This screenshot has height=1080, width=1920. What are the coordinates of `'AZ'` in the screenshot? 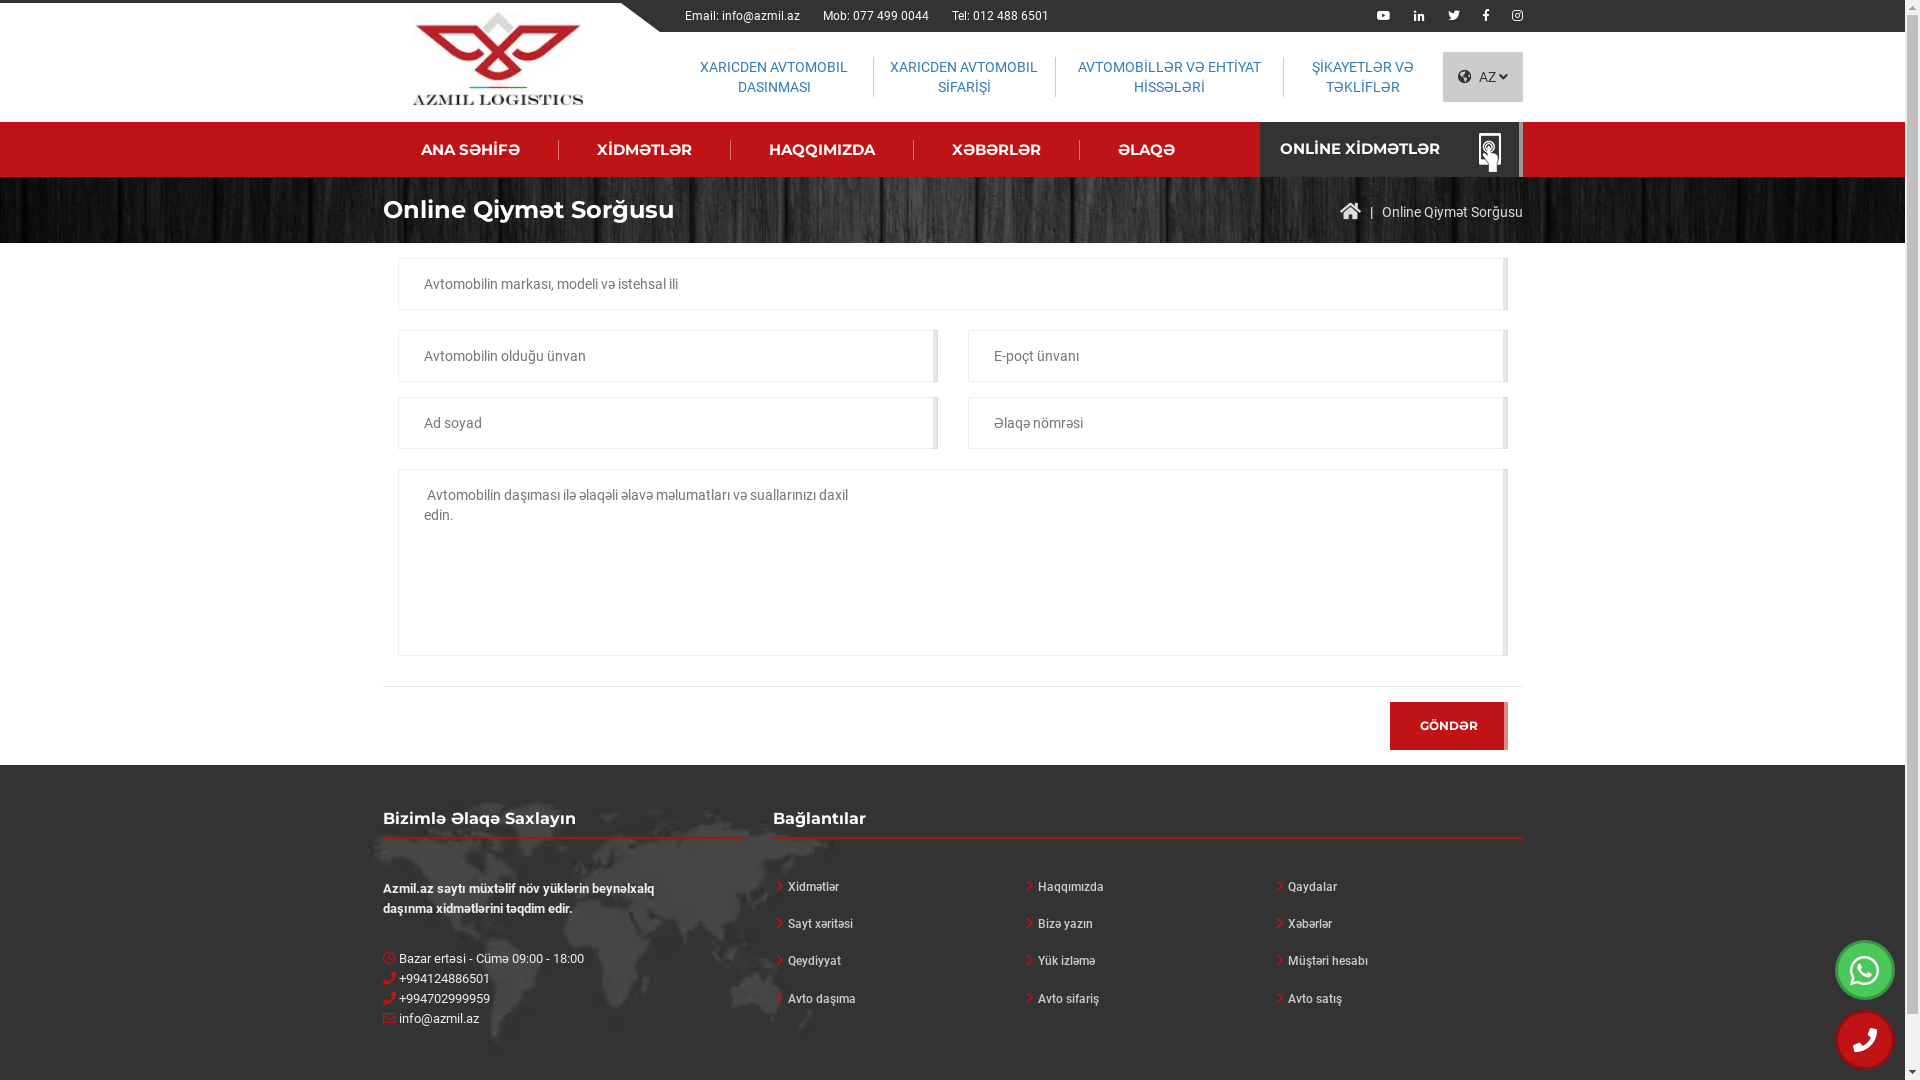 It's located at (1482, 76).